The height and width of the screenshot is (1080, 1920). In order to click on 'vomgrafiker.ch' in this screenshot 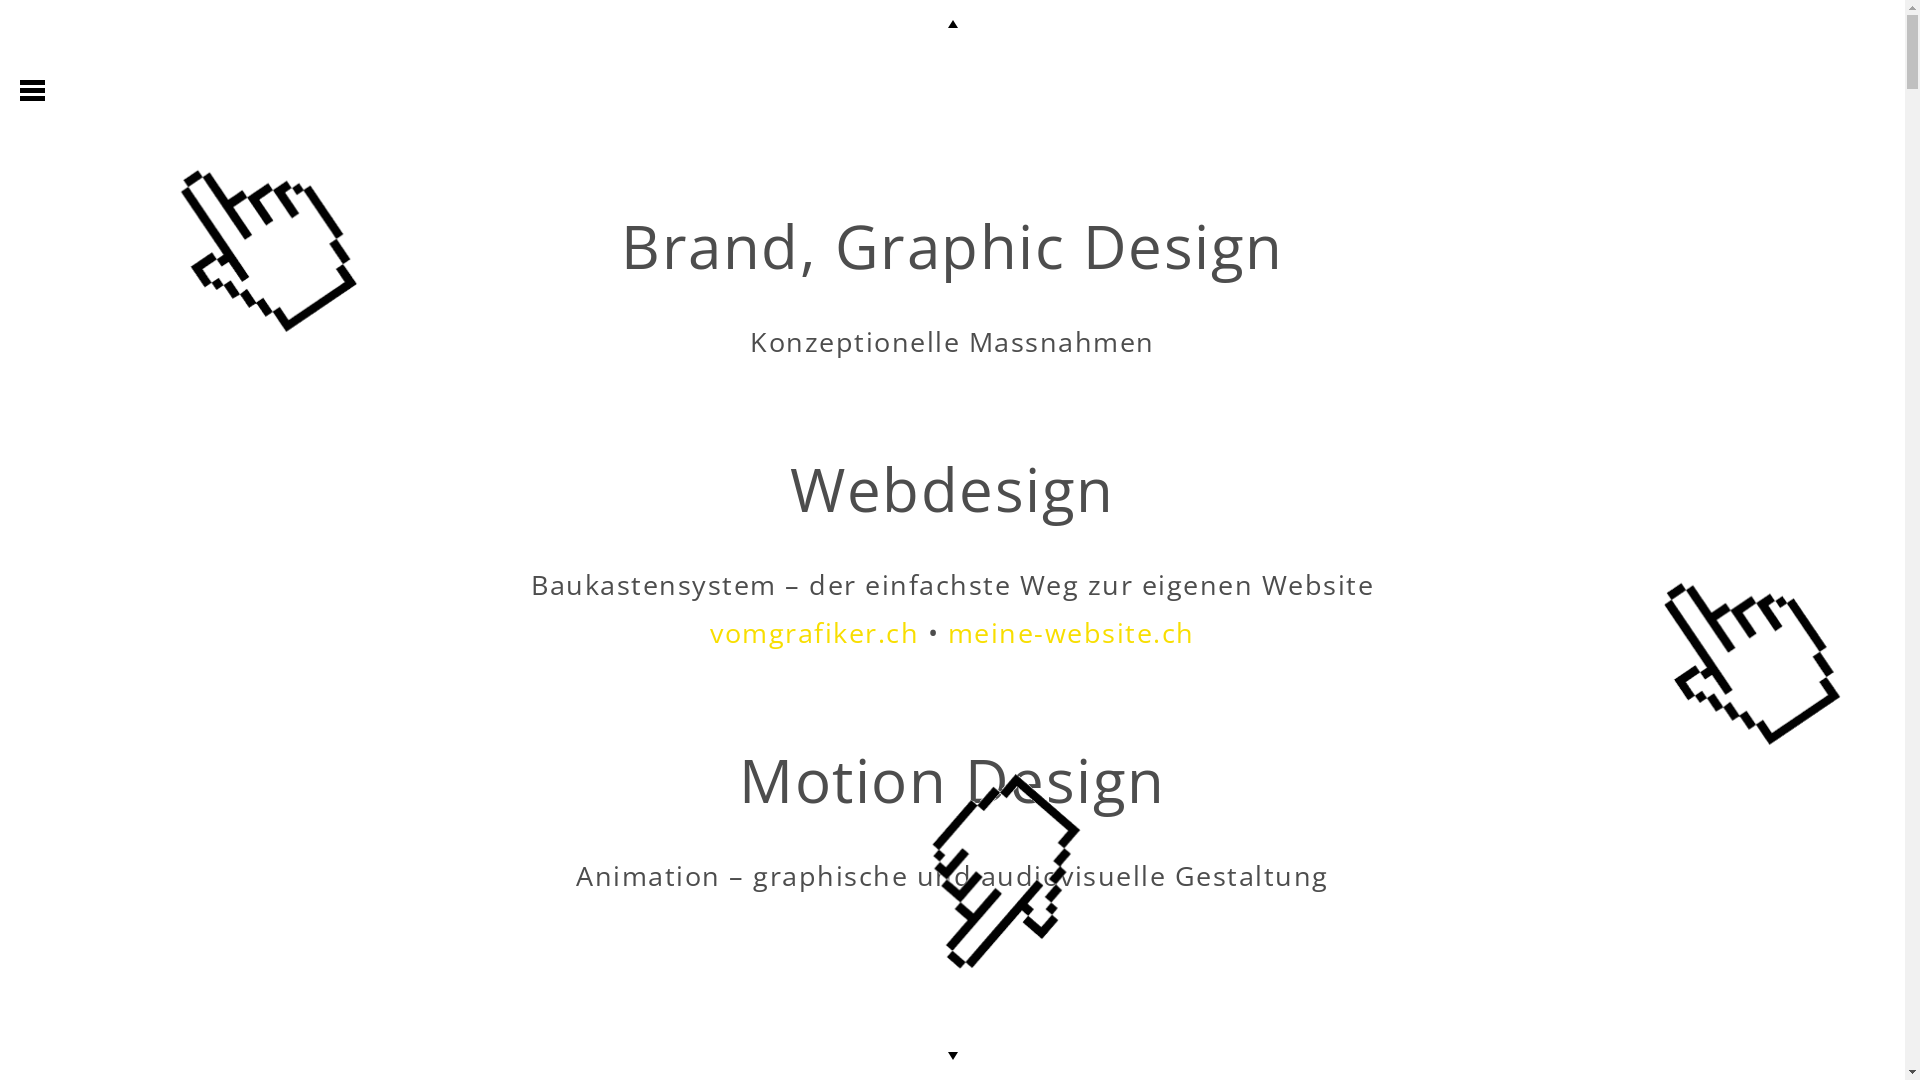, I will do `click(814, 632)`.